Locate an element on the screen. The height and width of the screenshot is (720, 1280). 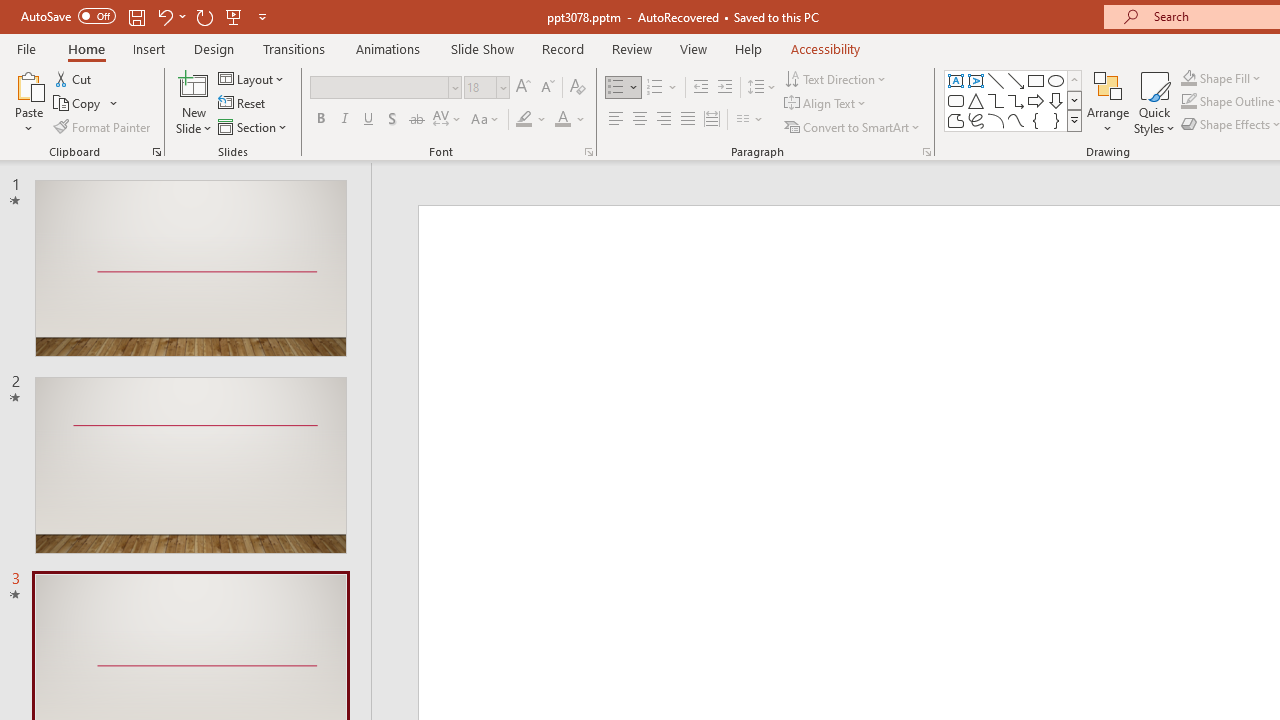
'Shape Fill Dark Green, Accent 2' is located at coordinates (1189, 77).